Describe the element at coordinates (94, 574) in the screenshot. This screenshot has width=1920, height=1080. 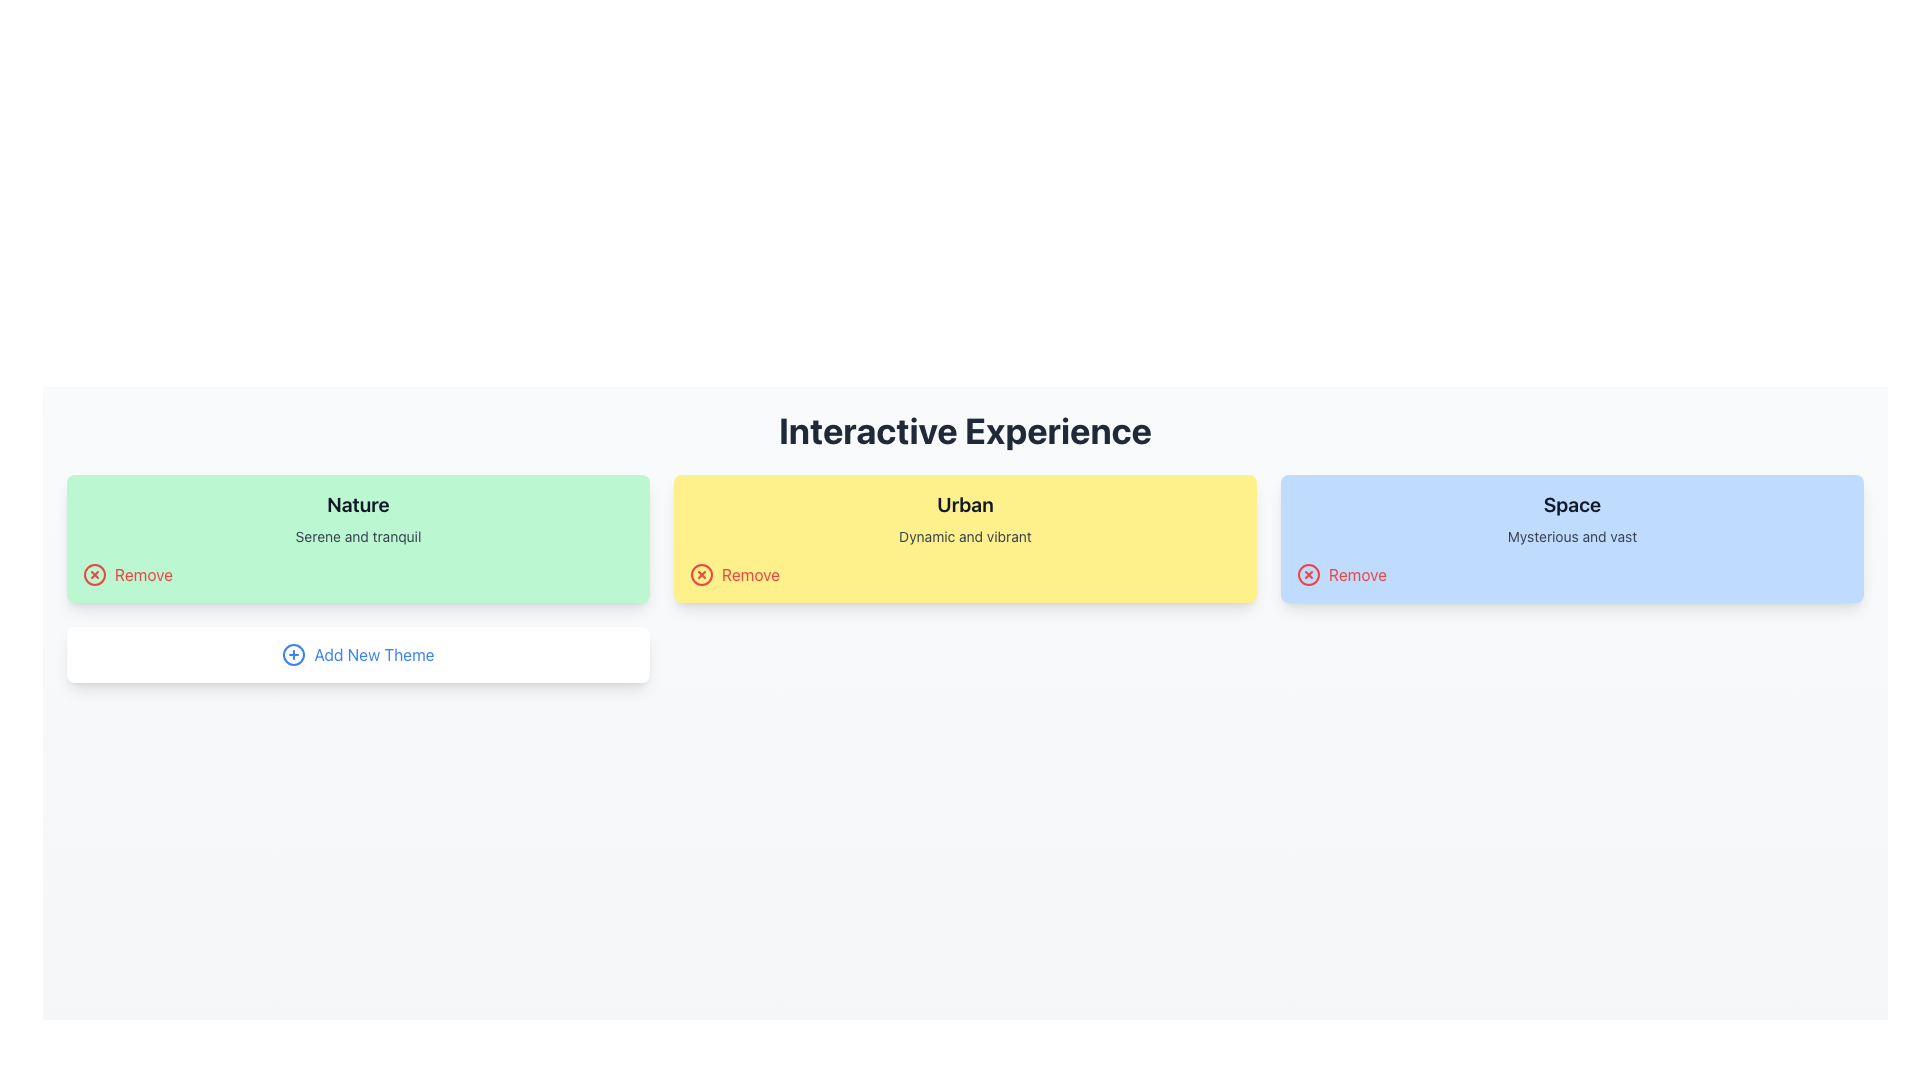
I see `the circular red 'X' icon located to the left of the 'Remove' text in the green 'Nature' section` at that location.